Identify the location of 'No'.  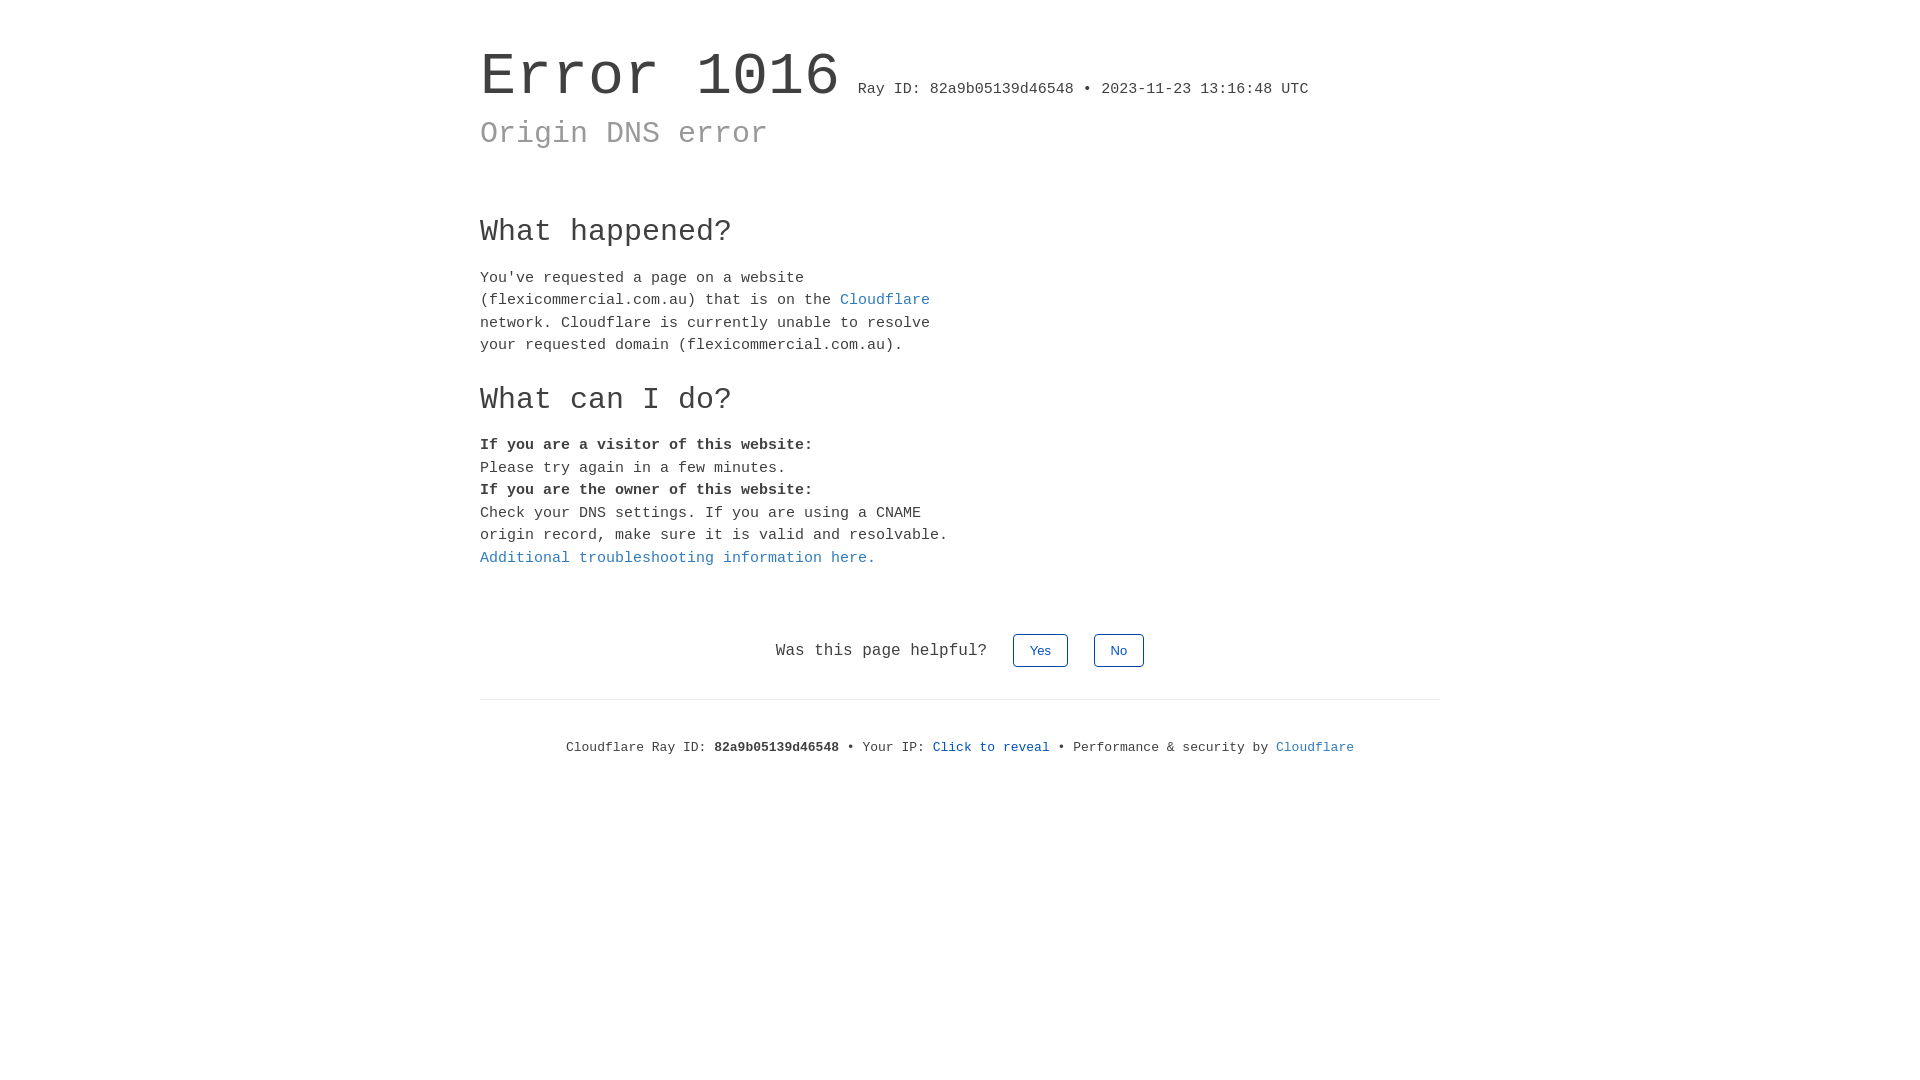
(1118, 650).